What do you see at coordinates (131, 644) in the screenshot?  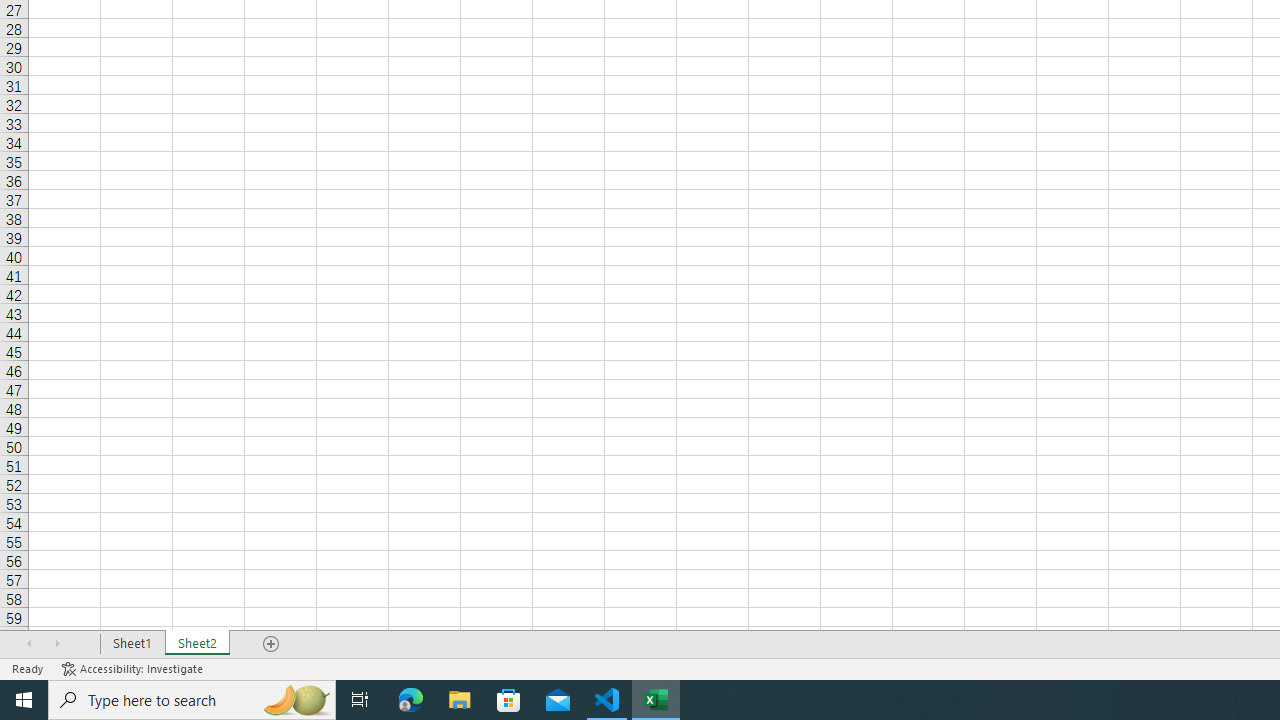 I see `'Sheet1'` at bounding box center [131, 644].